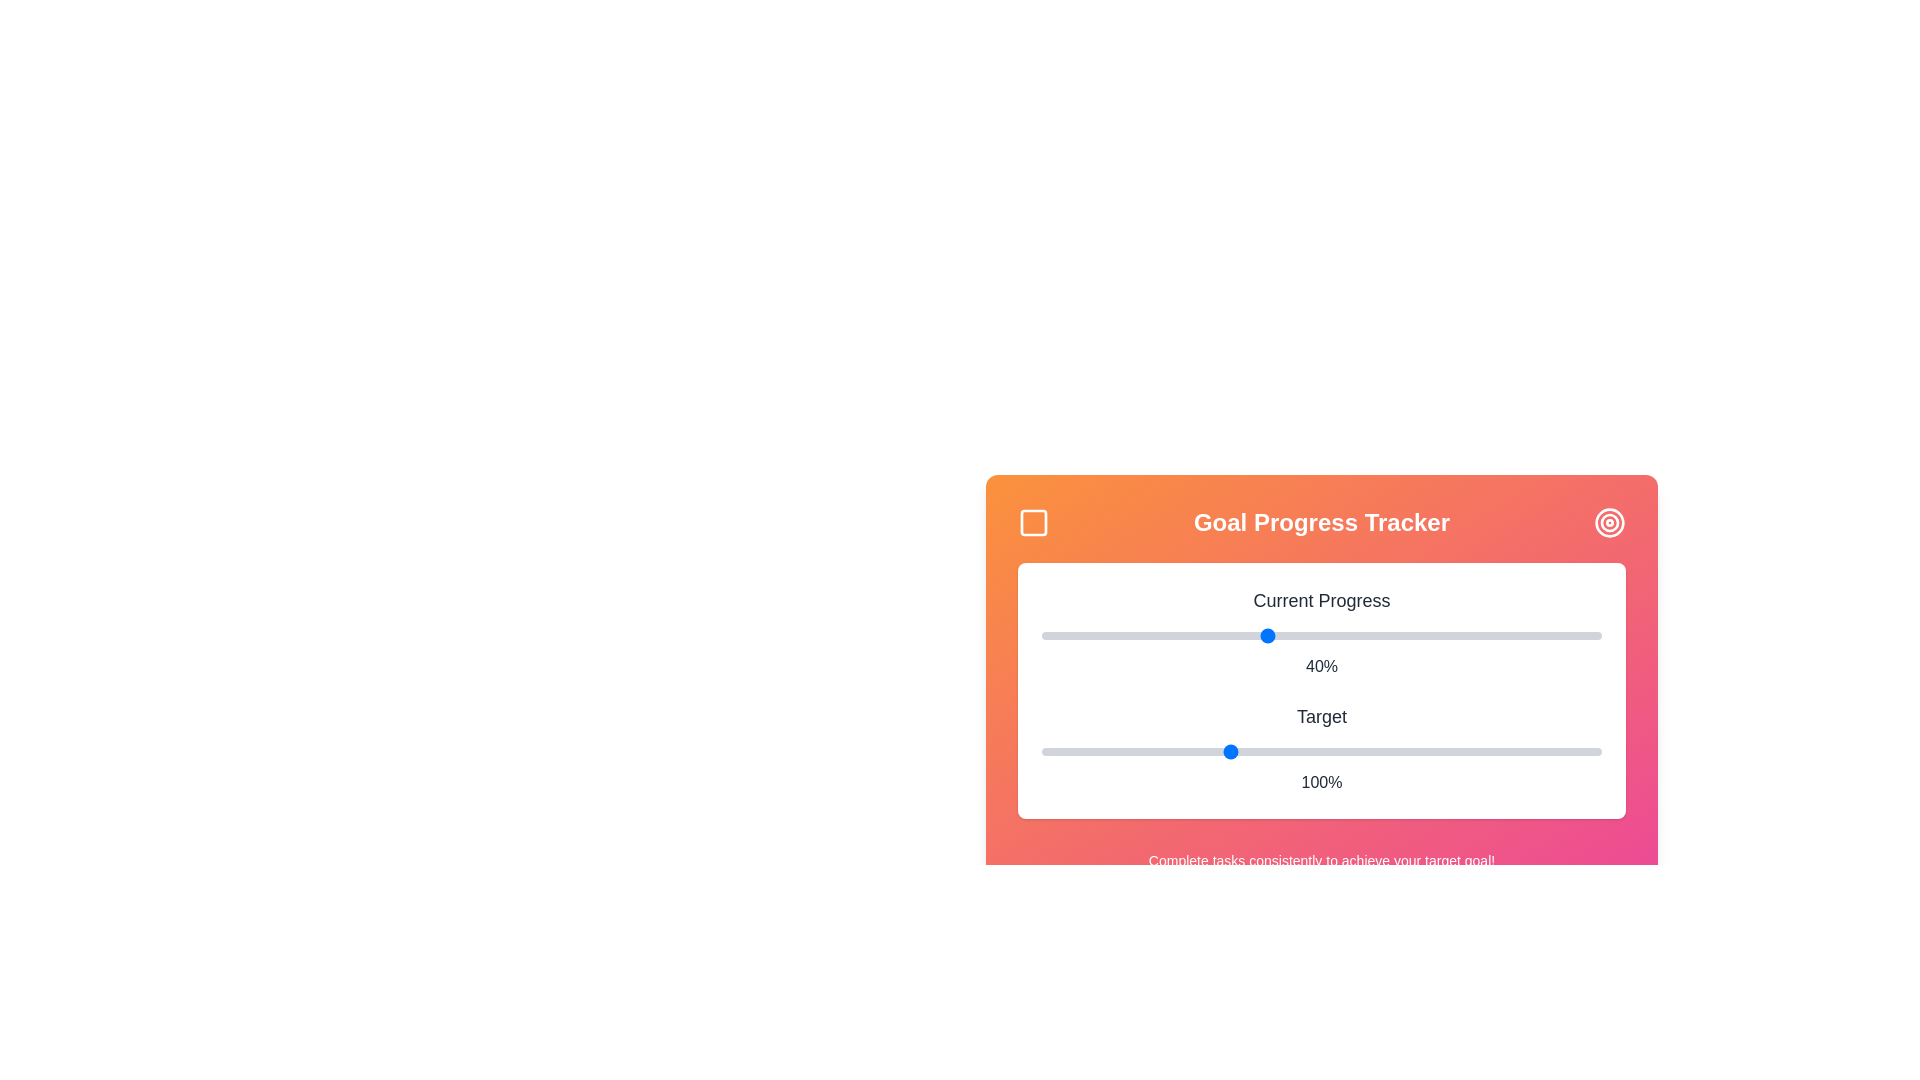 The height and width of the screenshot is (1080, 1920). Describe the element at coordinates (1150, 752) in the screenshot. I see `the 'Target' slider to set its value to 79` at that location.